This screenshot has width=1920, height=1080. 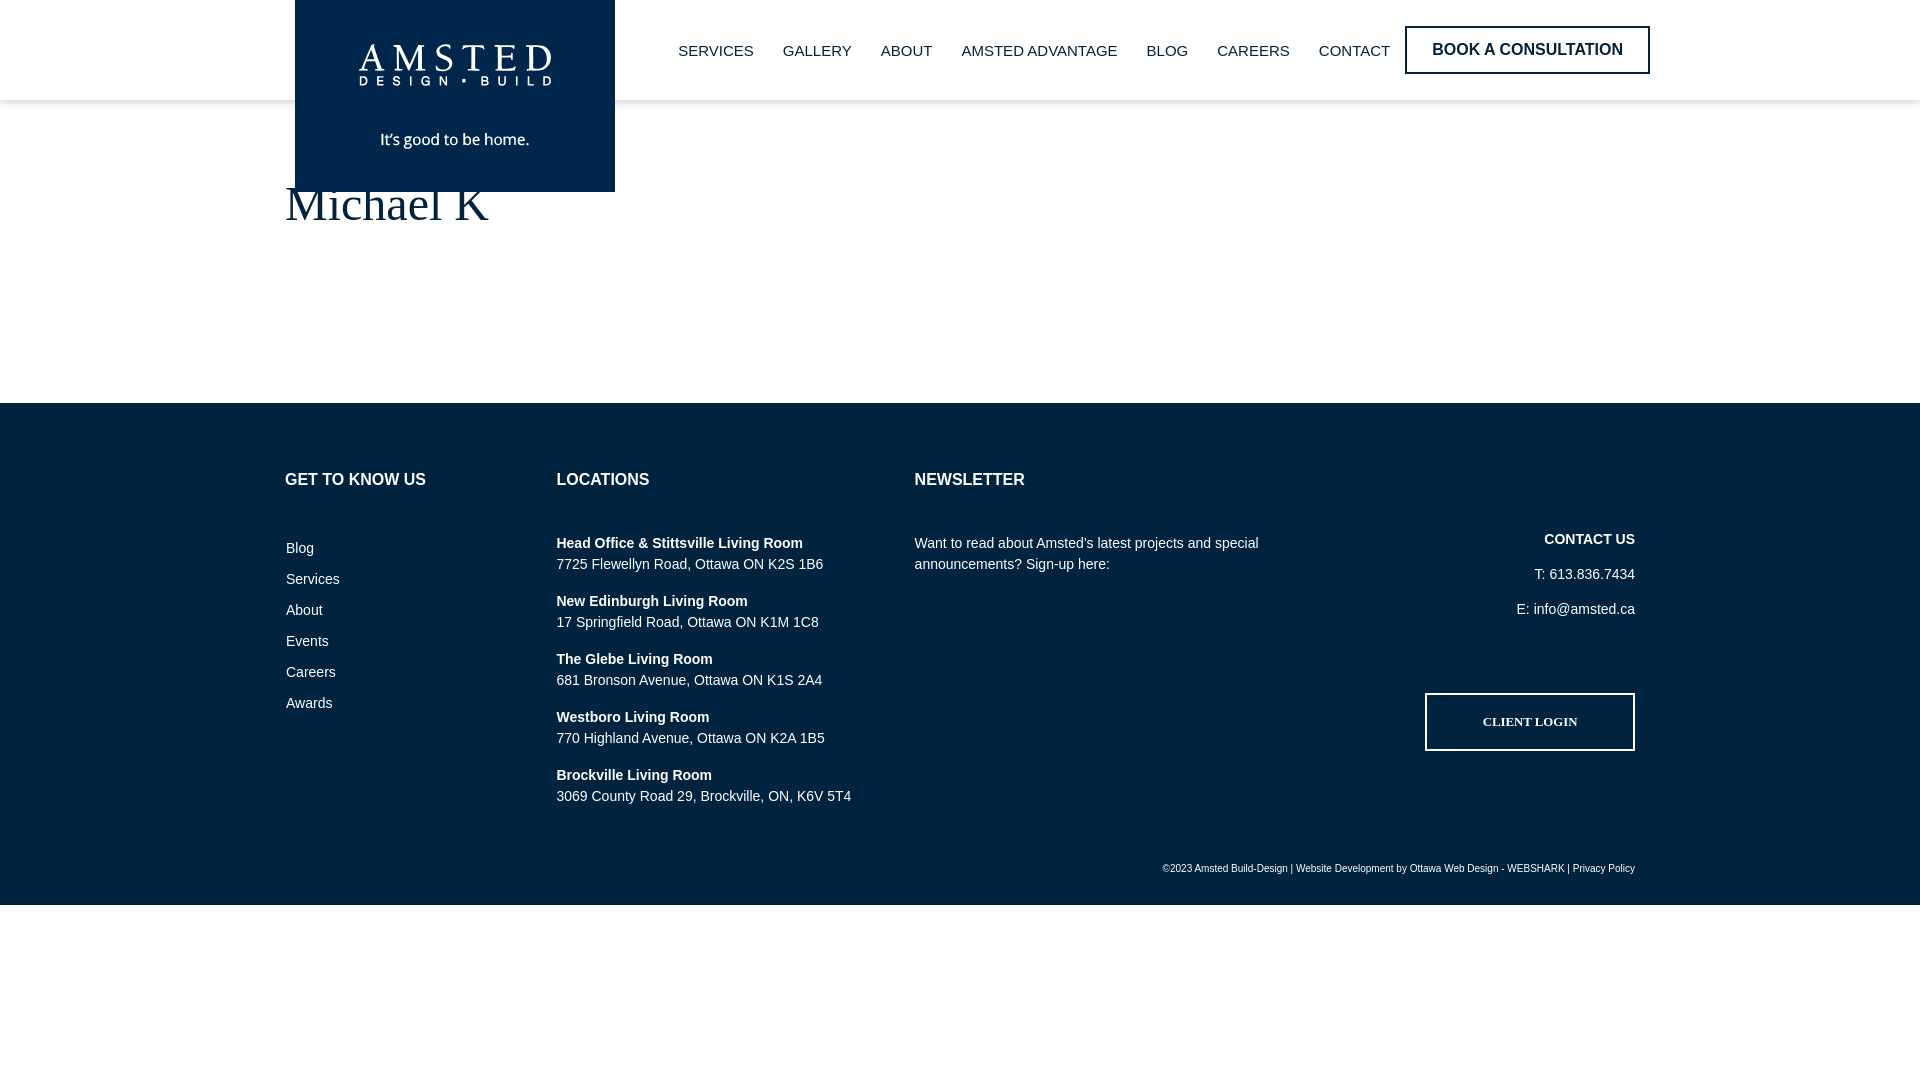 I want to click on 'CLIENT LOGIN', so click(x=1424, y=721).